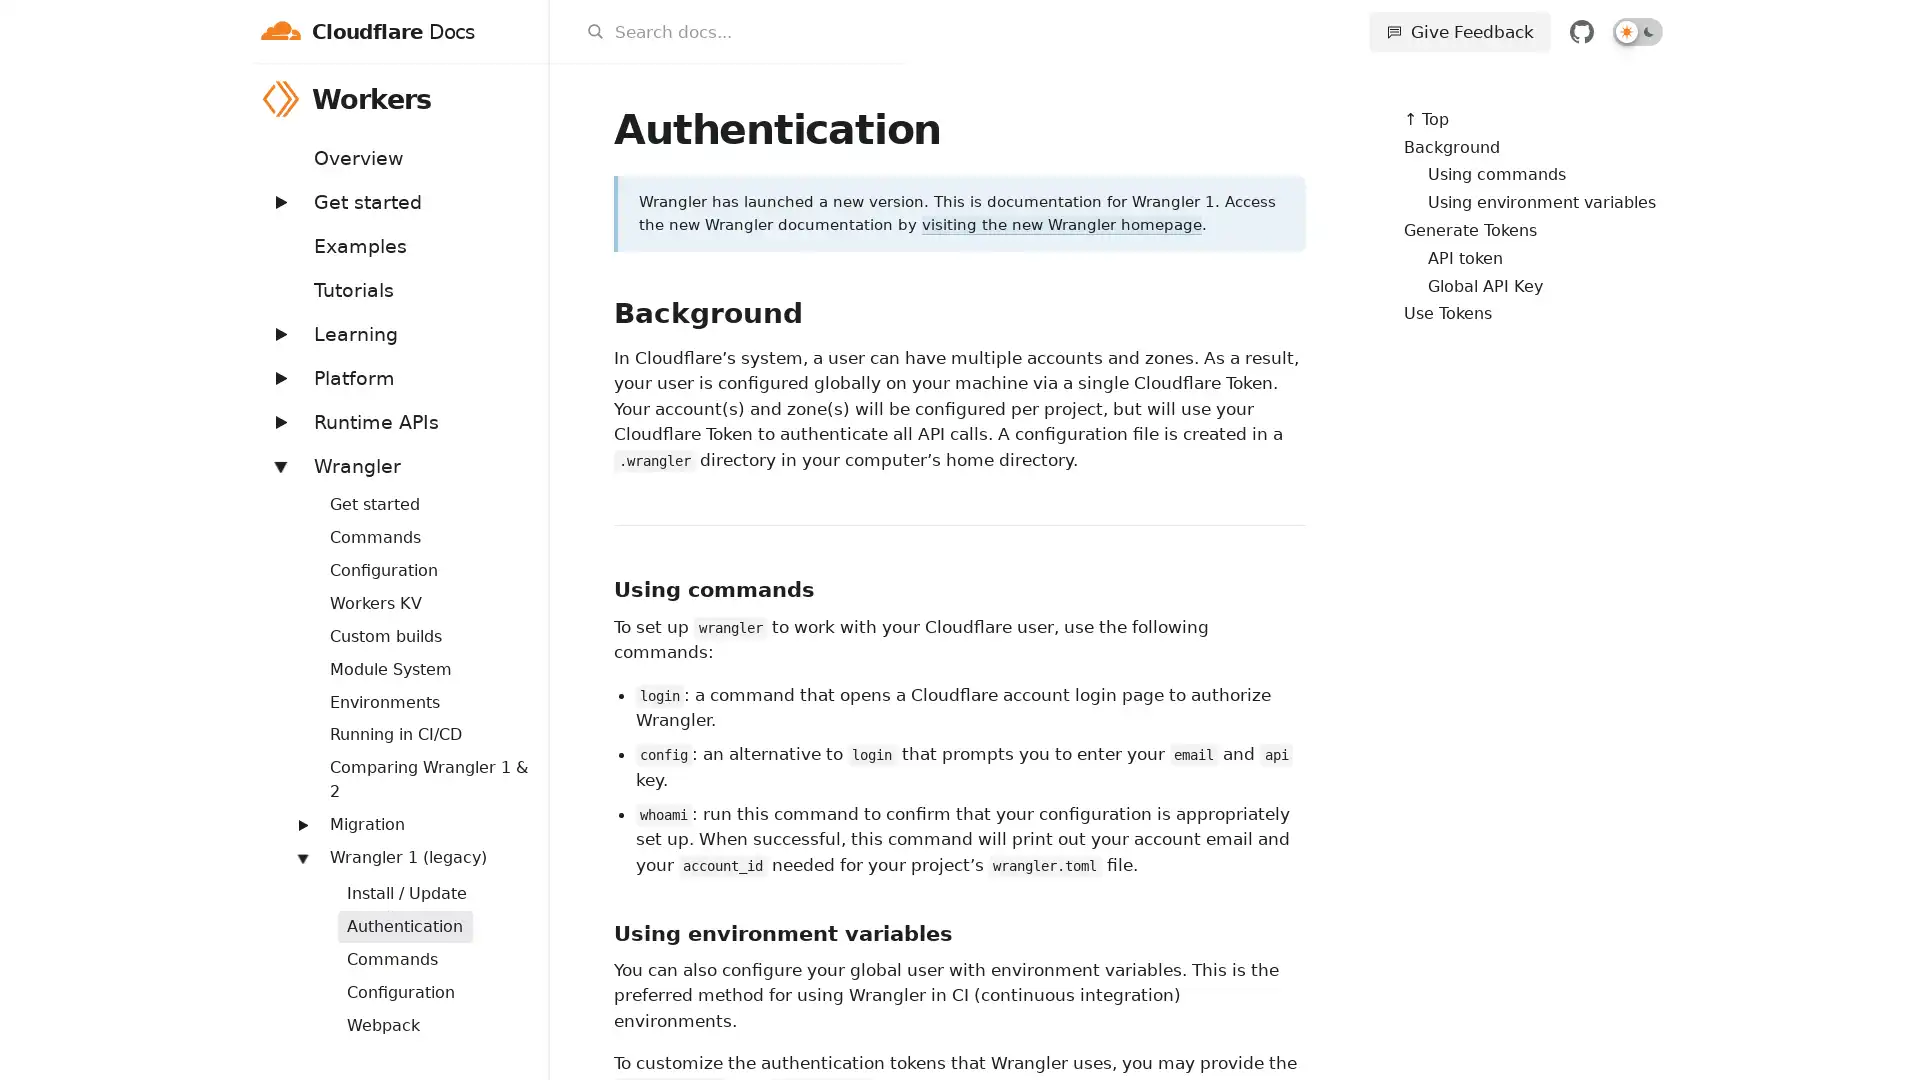  Describe the element at coordinates (278, 377) in the screenshot. I see `Expand: Platform` at that location.